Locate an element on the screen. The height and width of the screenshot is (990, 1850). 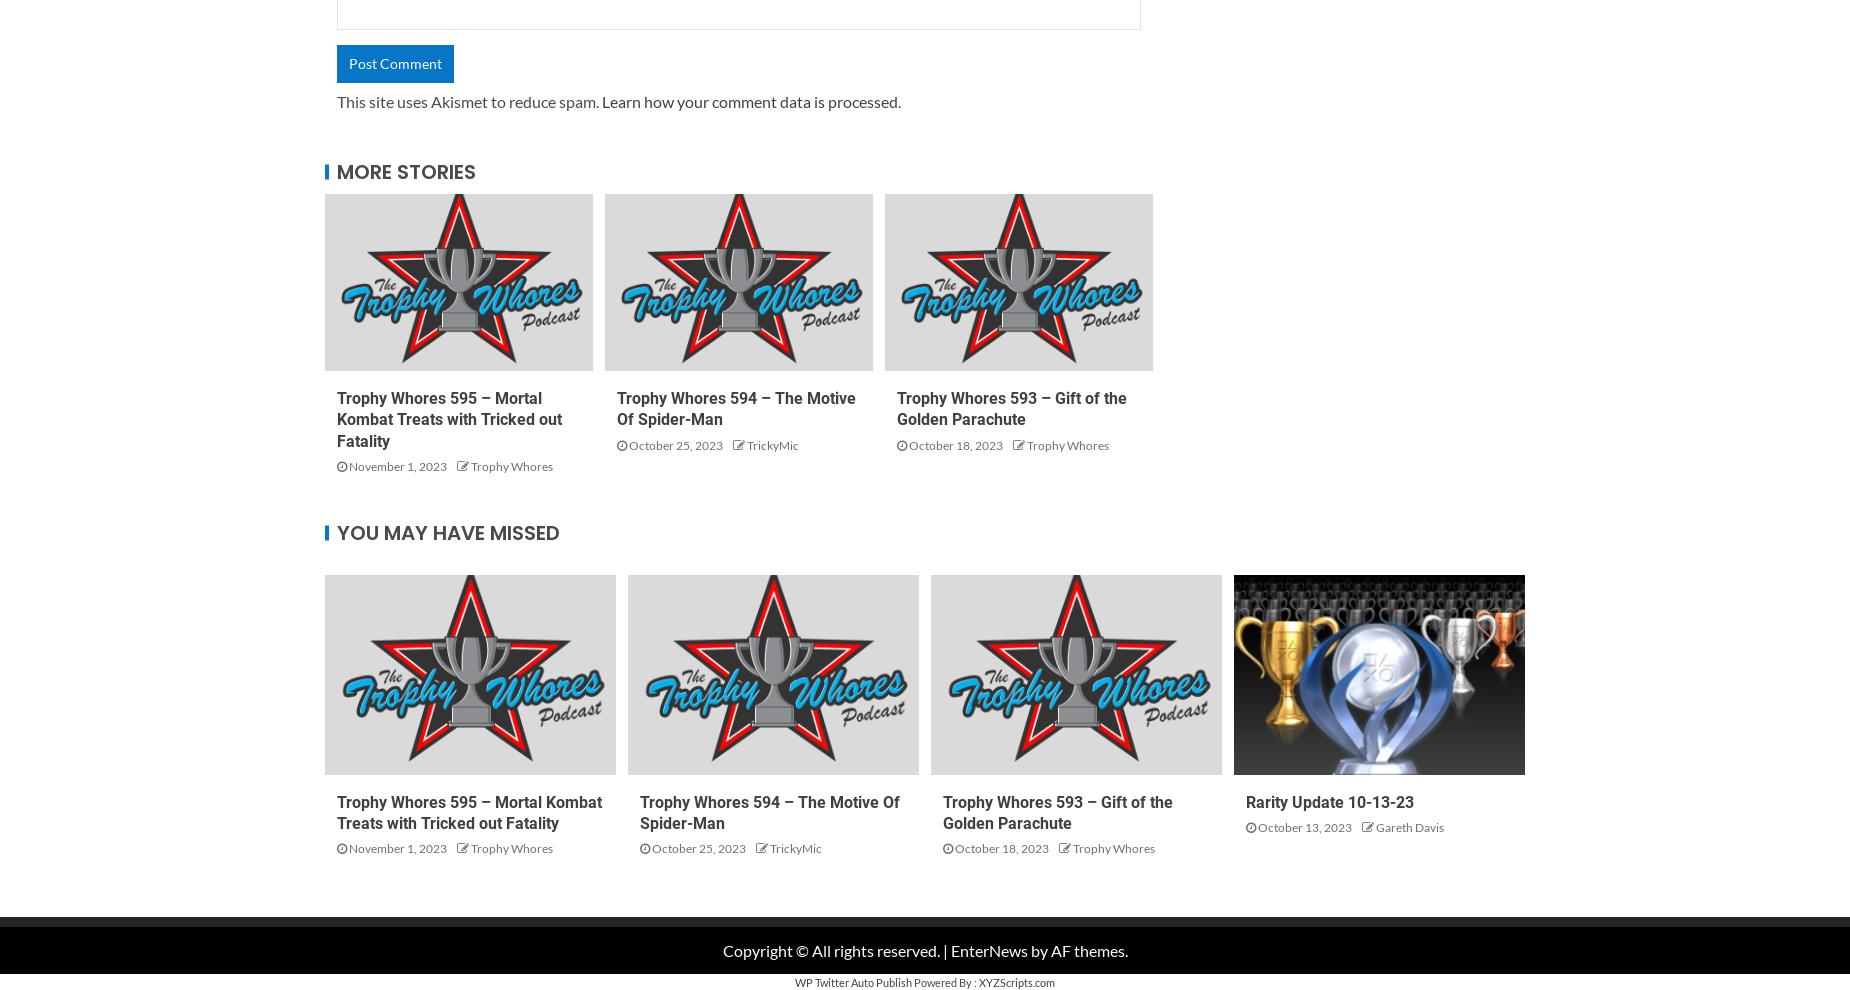
'XYZScripts.com' is located at coordinates (1015, 982).